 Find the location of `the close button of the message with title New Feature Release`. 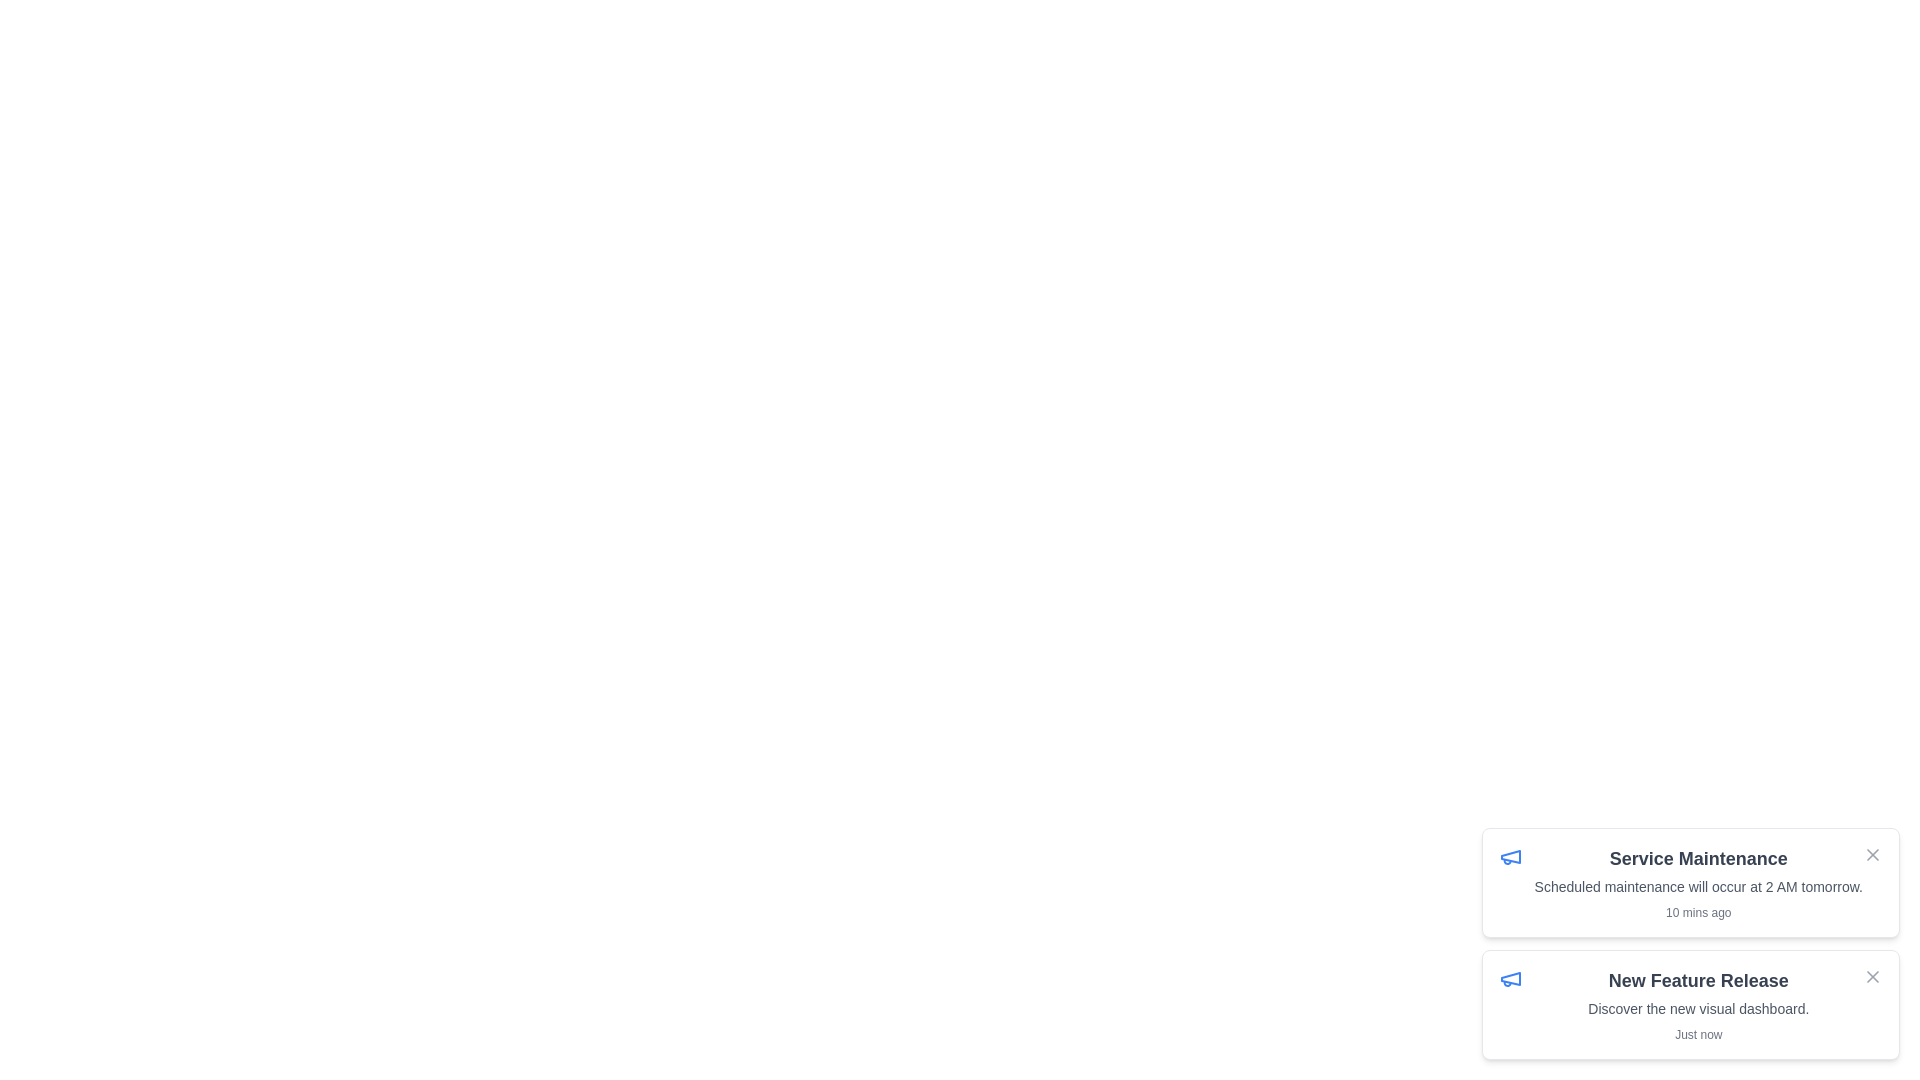

the close button of the message with title New Feature Release is located at coordinates (1871, 975).